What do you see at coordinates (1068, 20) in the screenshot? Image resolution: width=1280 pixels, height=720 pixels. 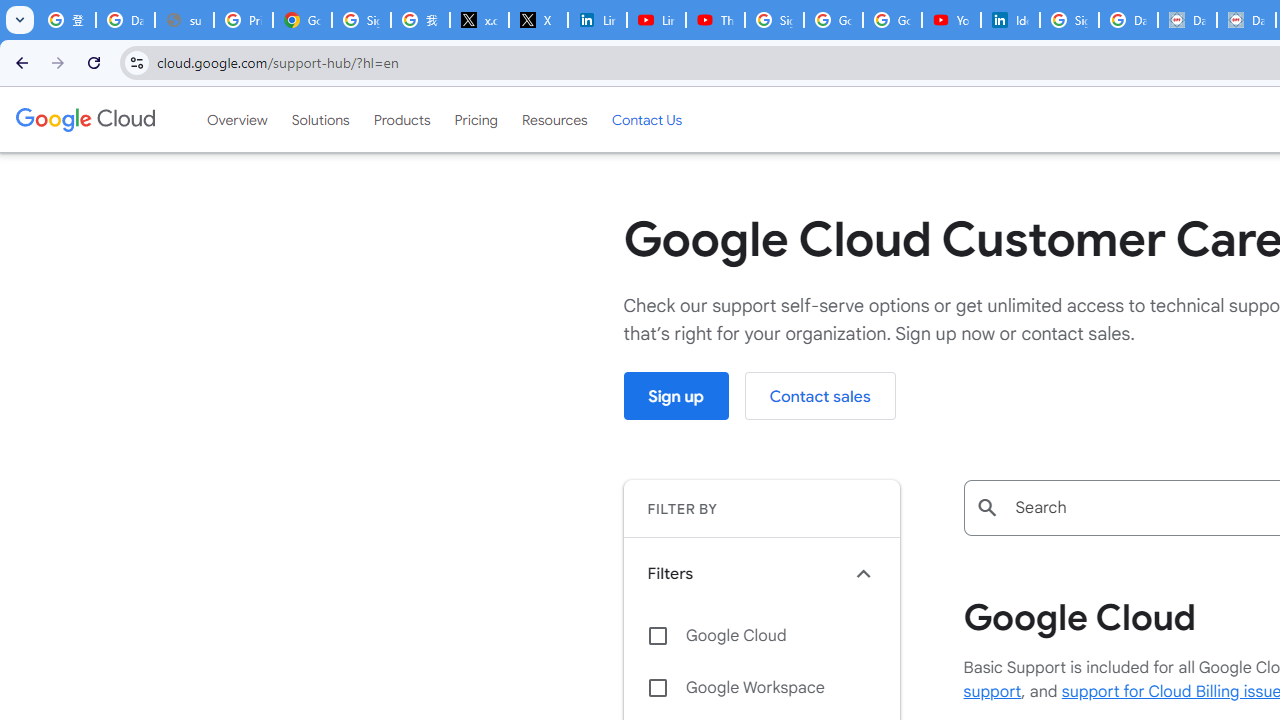 I see `'Sign in - Google Accounts'` at bounding box center [1068, 20].